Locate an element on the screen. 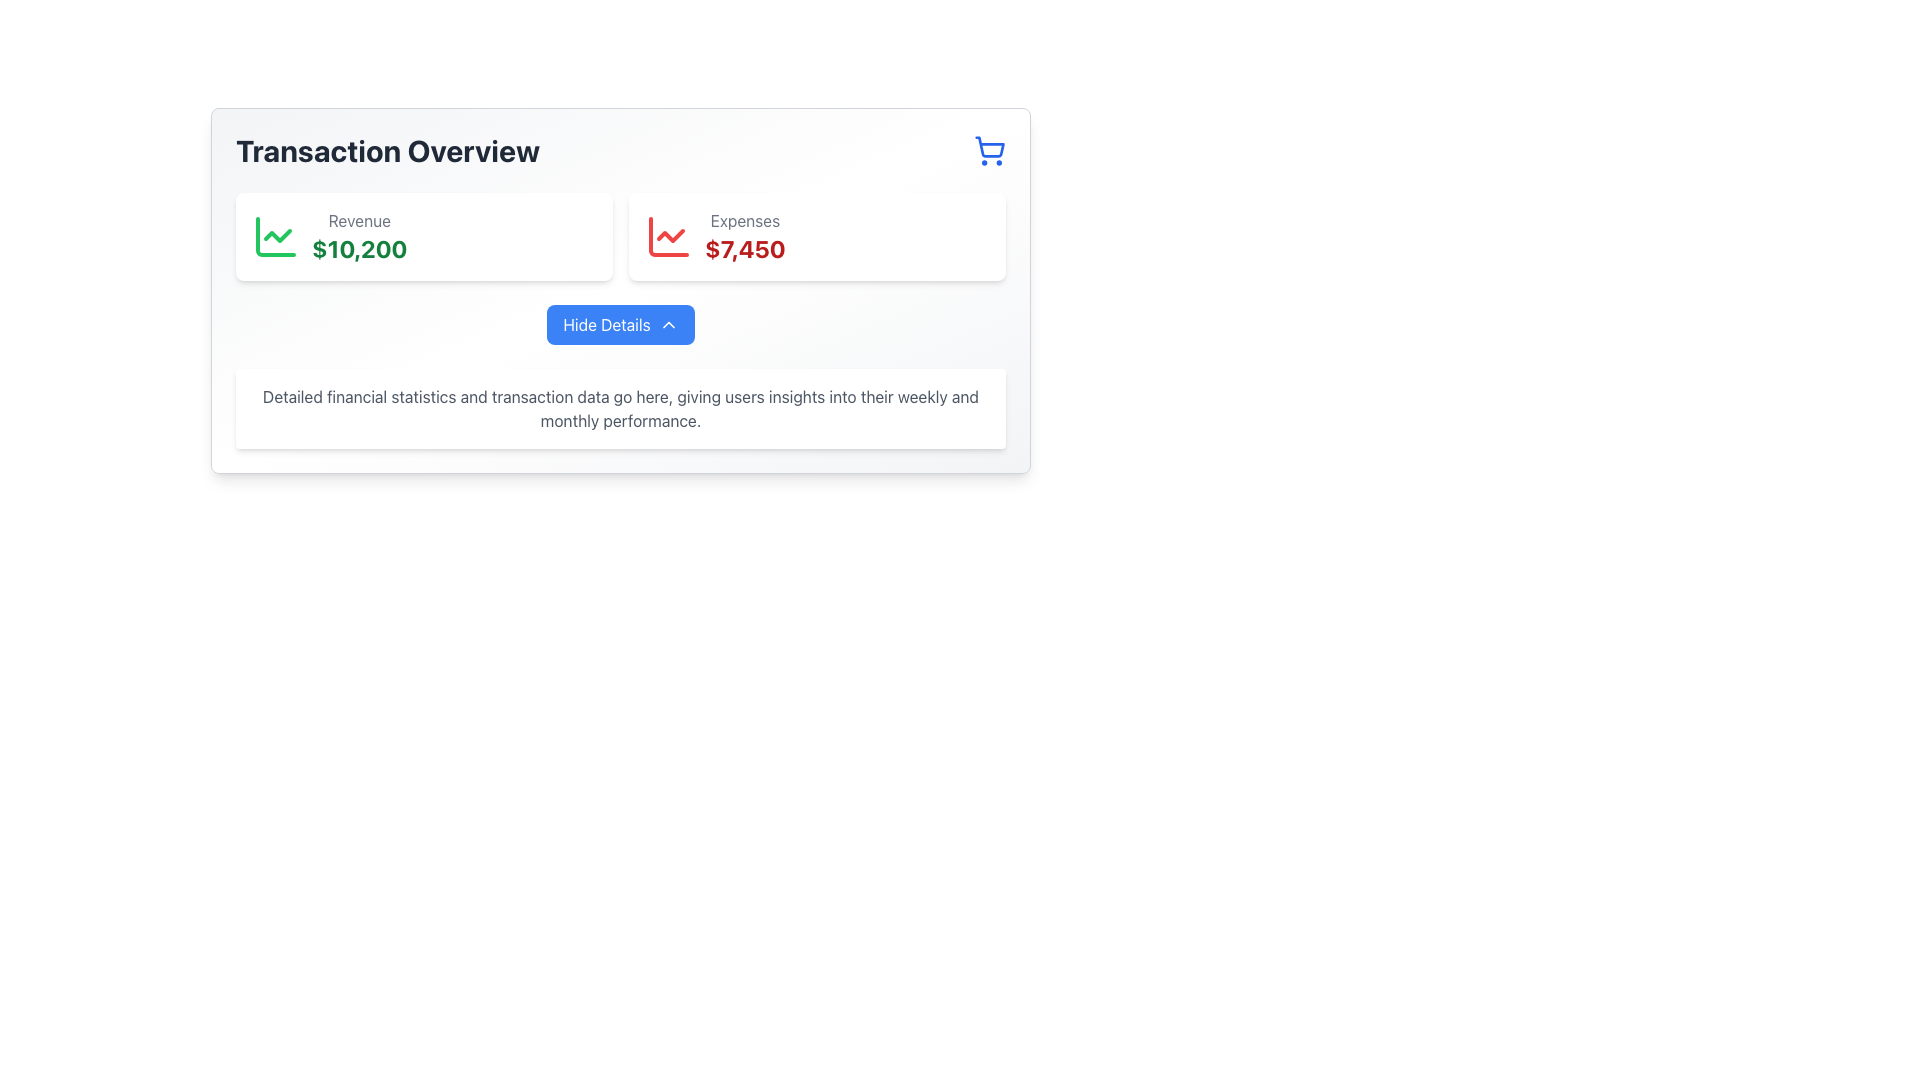  the line chart icon located to the left of the 'Revenue $10,200' card in the dashboard overview, indicating positive growth is located at coordinates (274, 235).